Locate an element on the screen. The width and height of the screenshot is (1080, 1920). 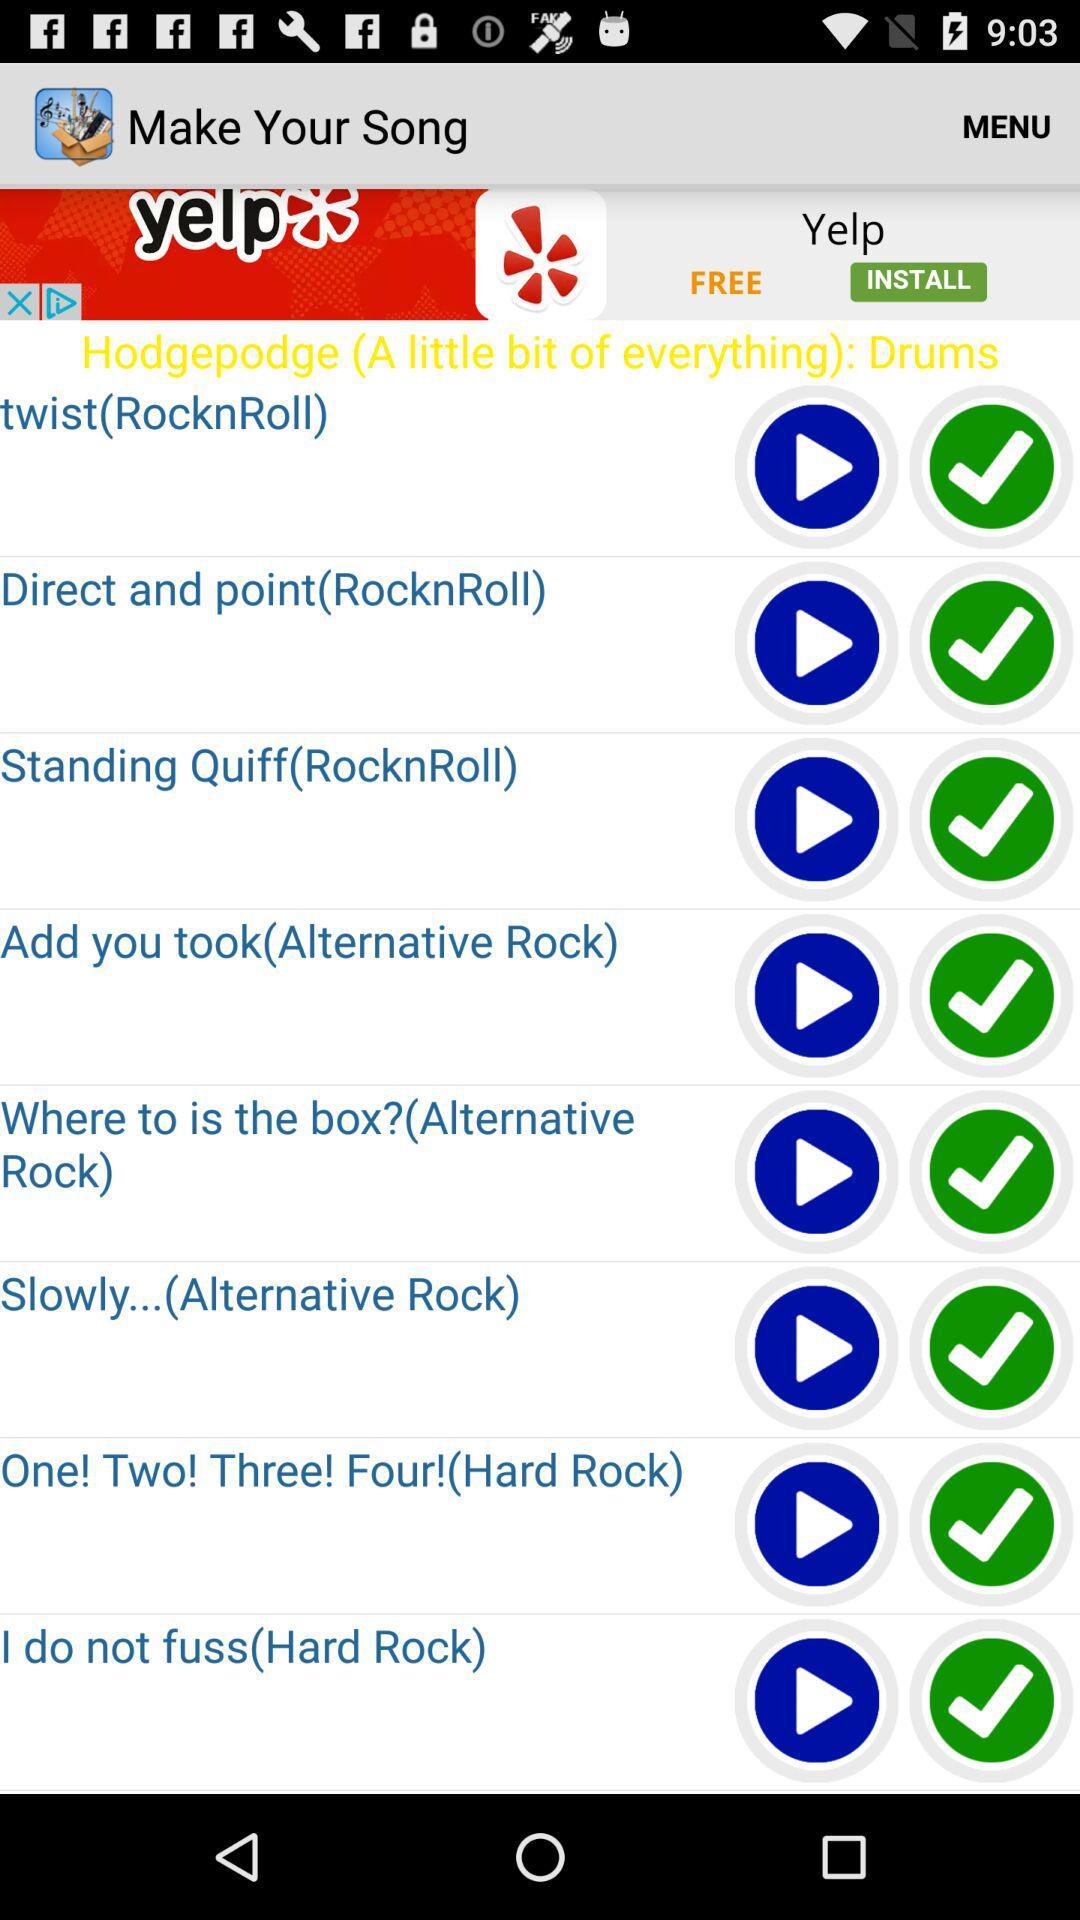
the app install in verified is located at coordinates (992, 1173).